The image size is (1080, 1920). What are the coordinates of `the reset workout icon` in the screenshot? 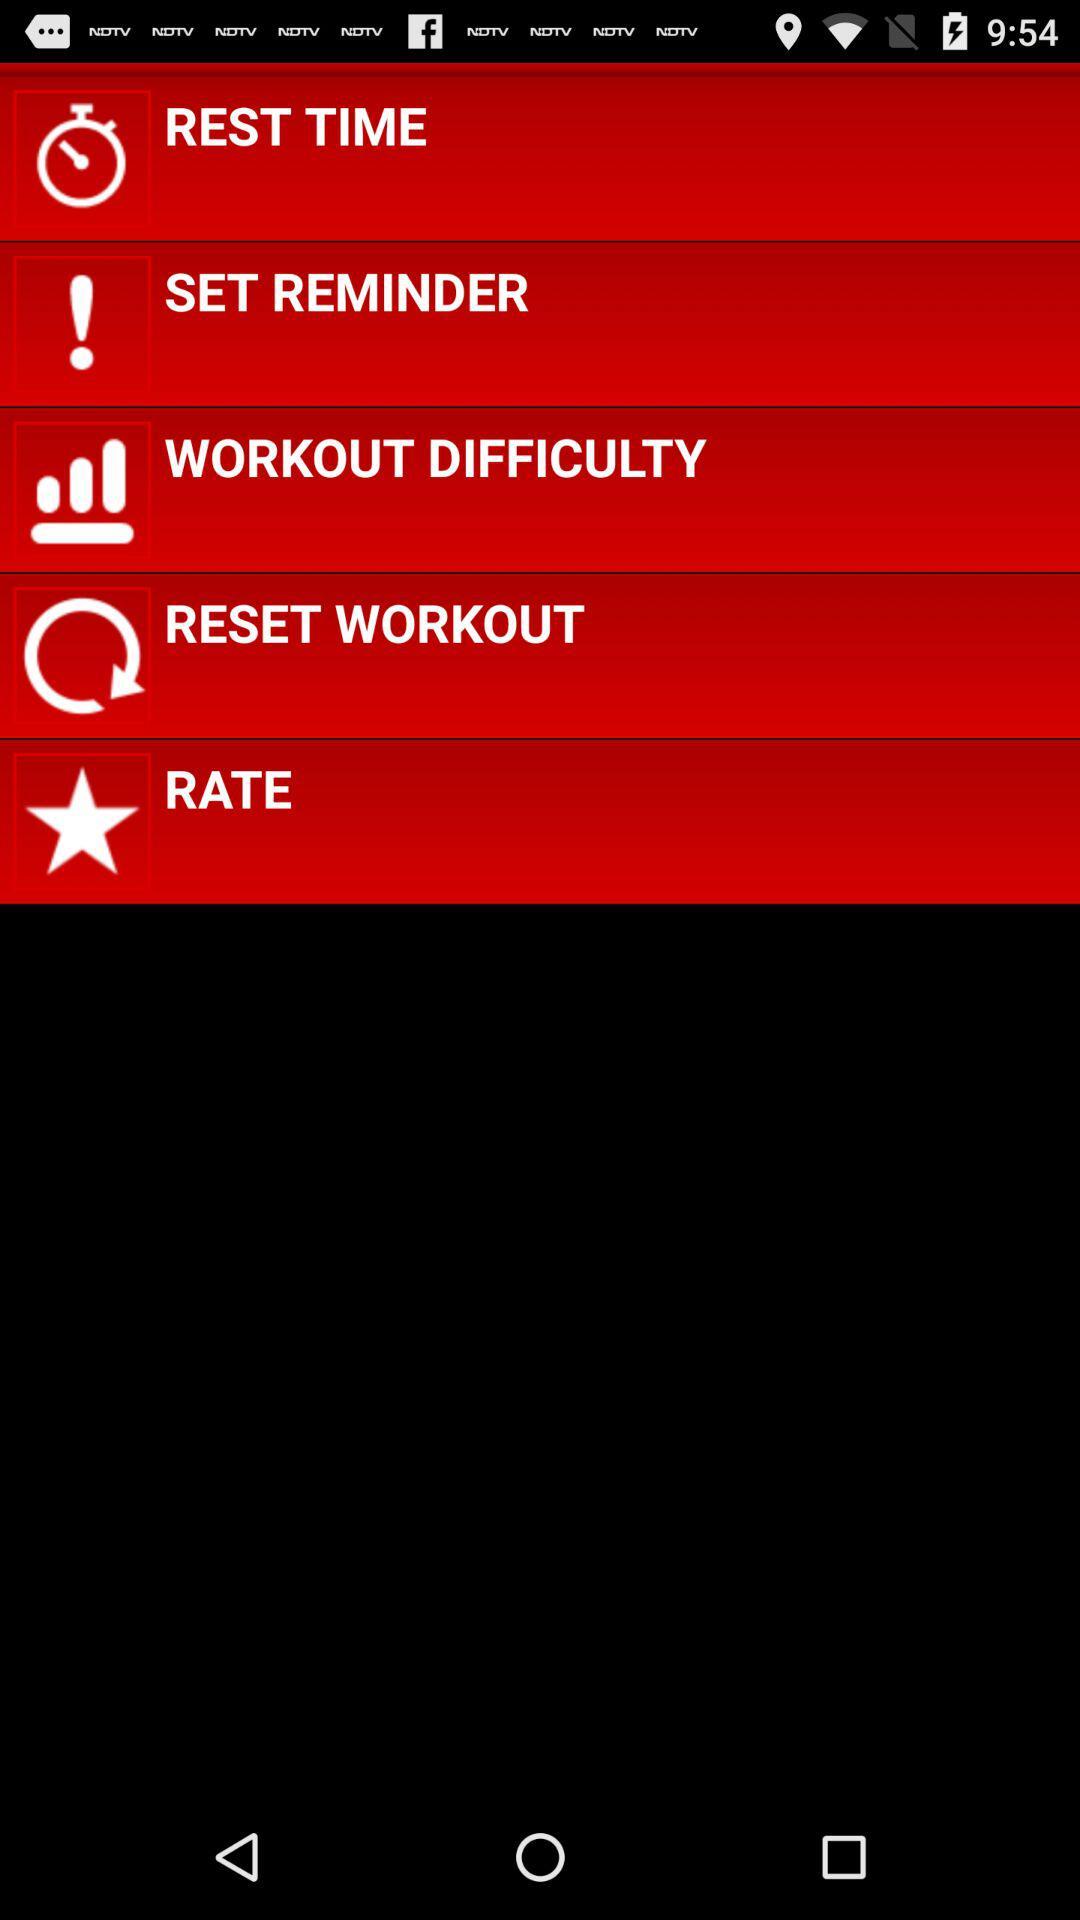 It's located at (374, 621).